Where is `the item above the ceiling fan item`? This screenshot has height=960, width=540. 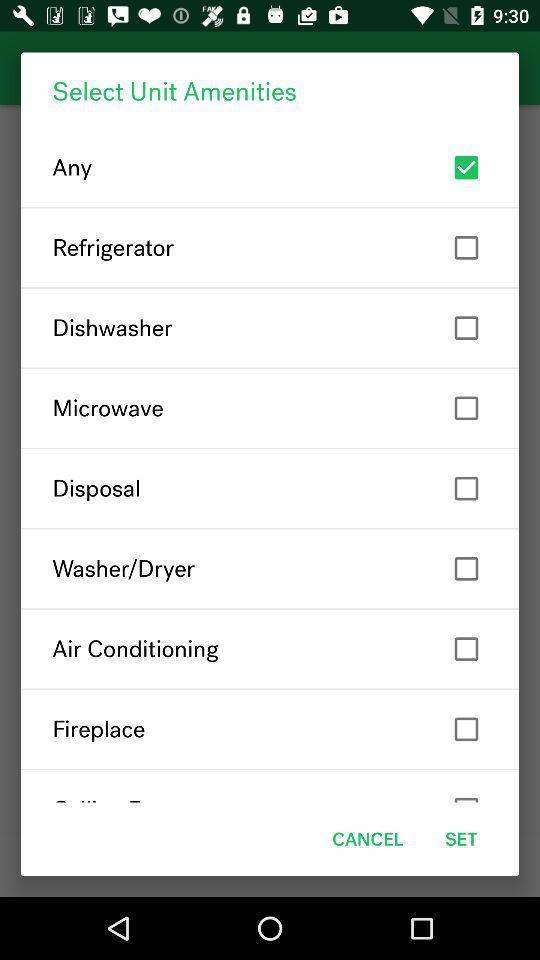 the item above the ceiling fan item is located at coordinates (270, 728).